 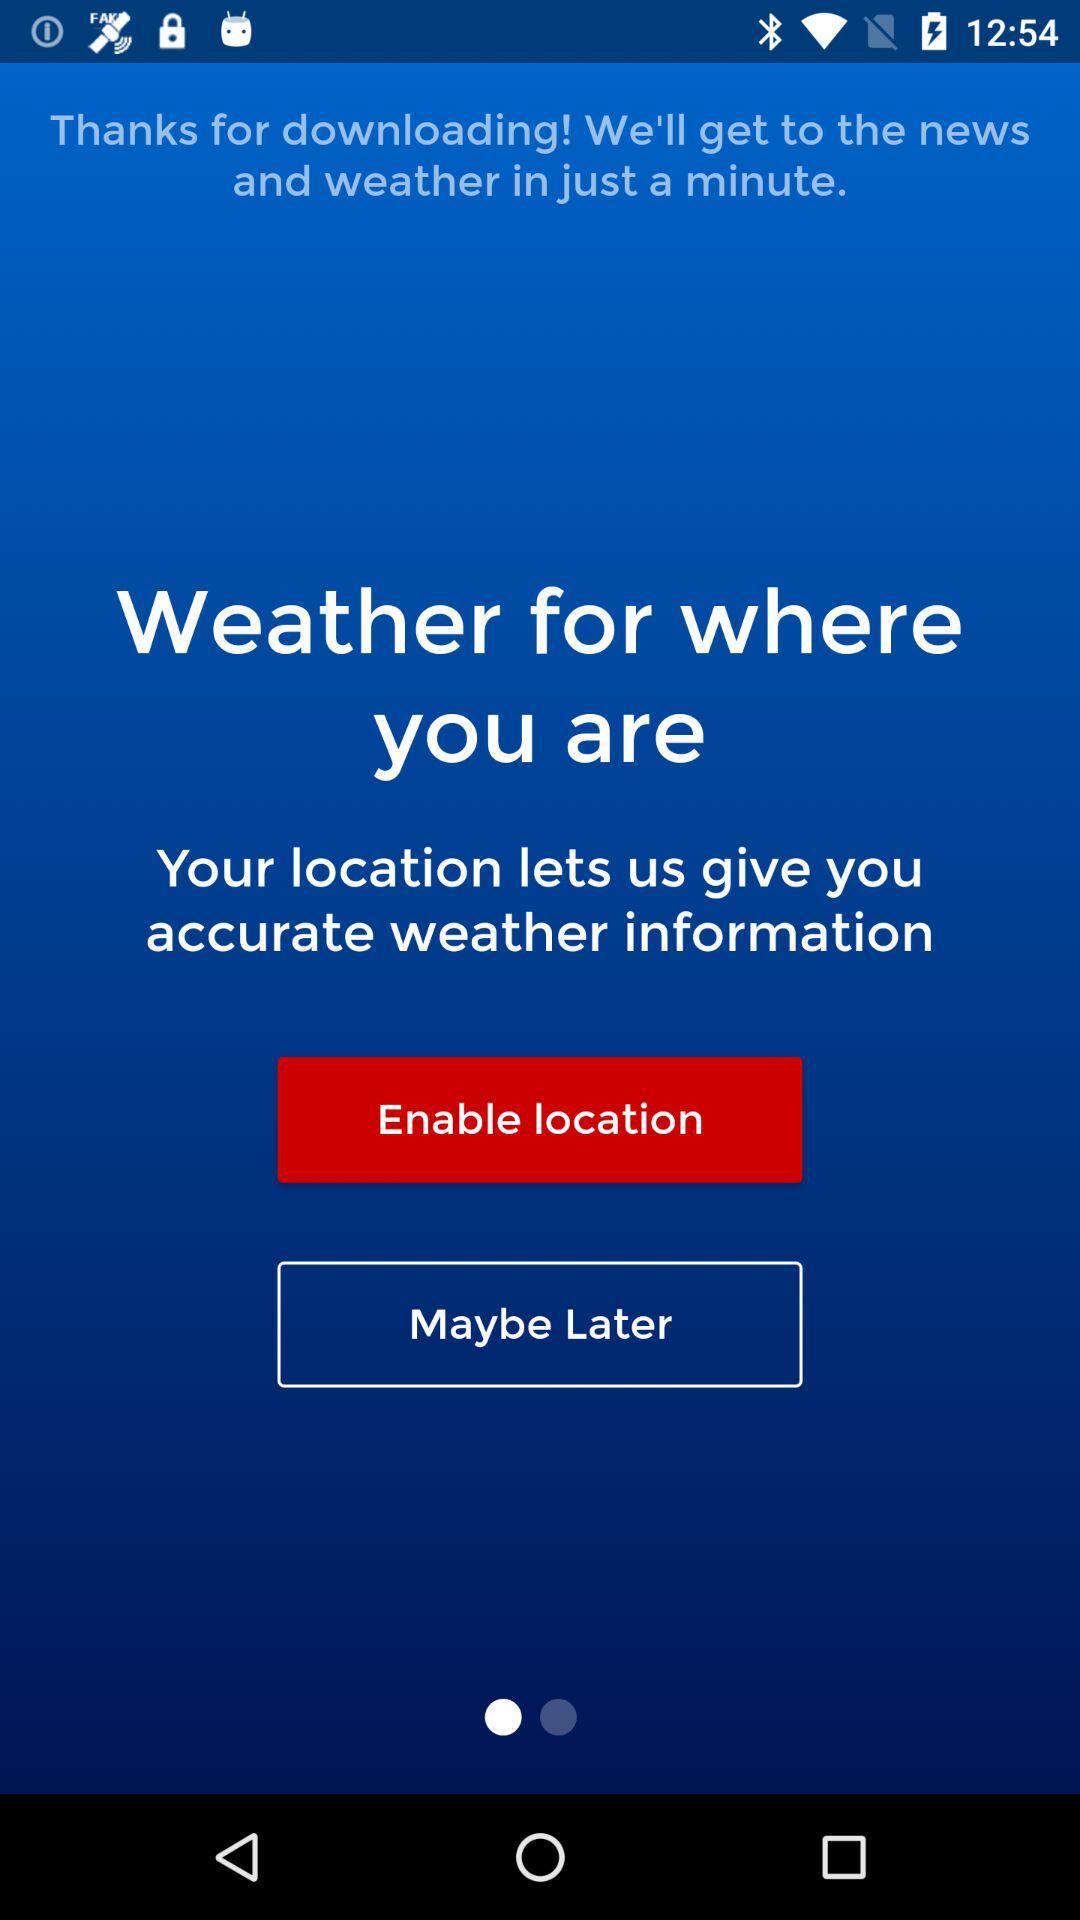 What do you see at coordinates (540, 1118) in the screenshot?
I see `icon above the maybe later icon` at bounding box center [540, 1118].